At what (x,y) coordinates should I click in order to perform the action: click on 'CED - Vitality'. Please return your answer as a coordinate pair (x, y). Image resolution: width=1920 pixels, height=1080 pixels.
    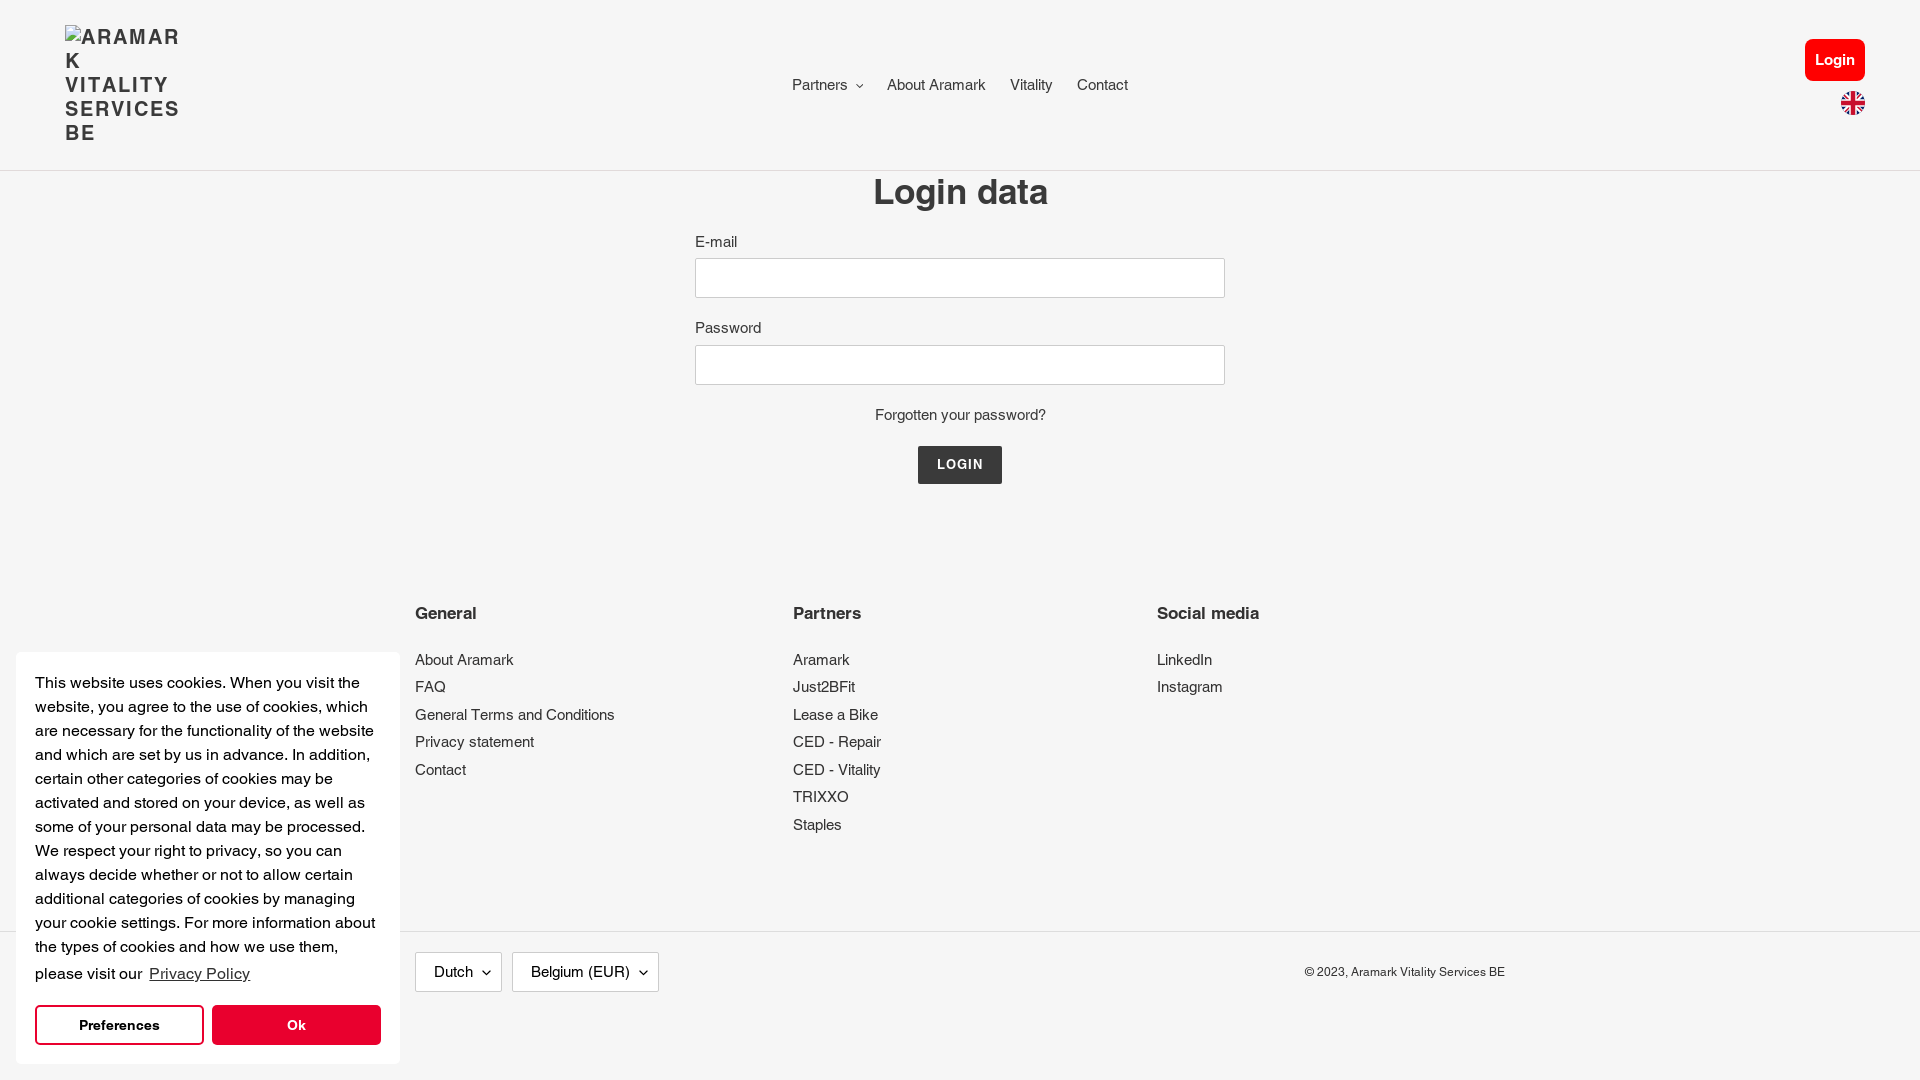
    Looking at the image, I should click on (836, 768).